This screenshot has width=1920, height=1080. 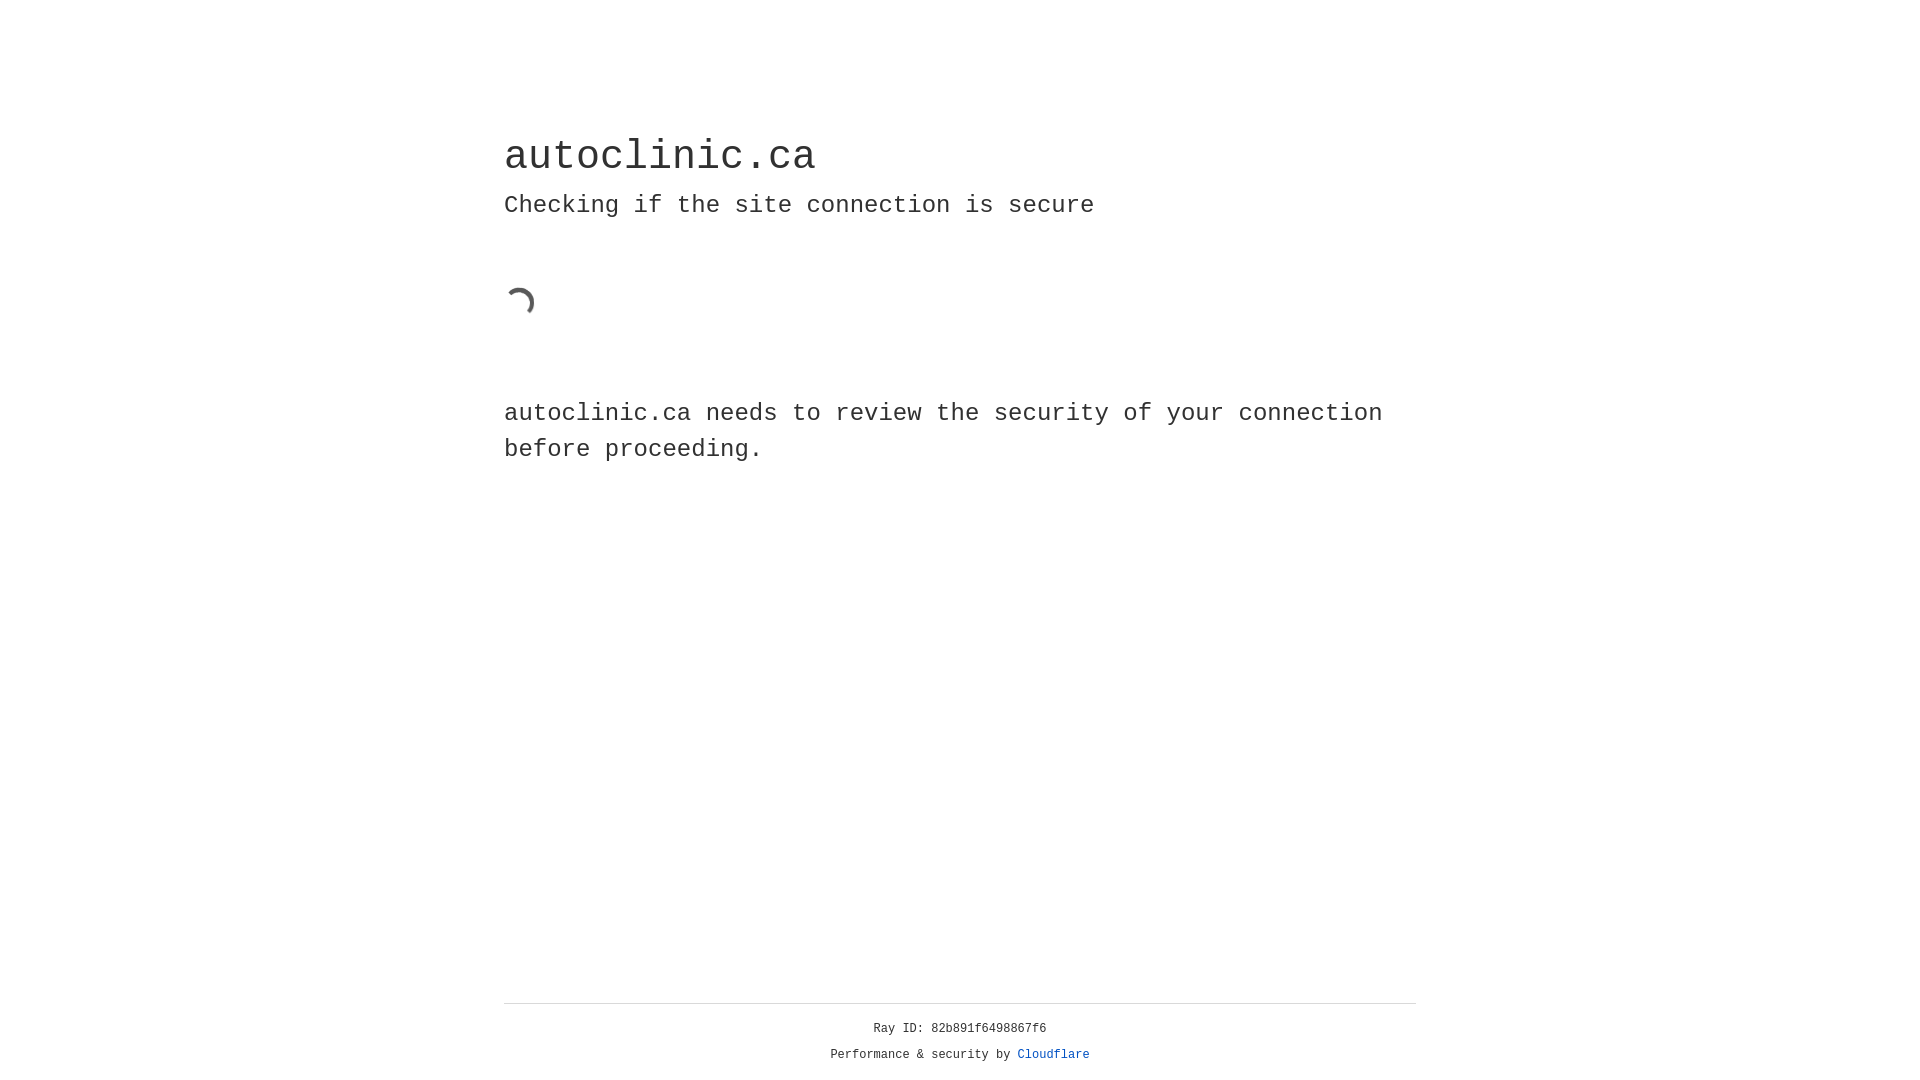 What do you see at coordinates (1053, 1054) in the screenshot?
I see `'Cloudflare'` at bounding box center [1053, 1054].